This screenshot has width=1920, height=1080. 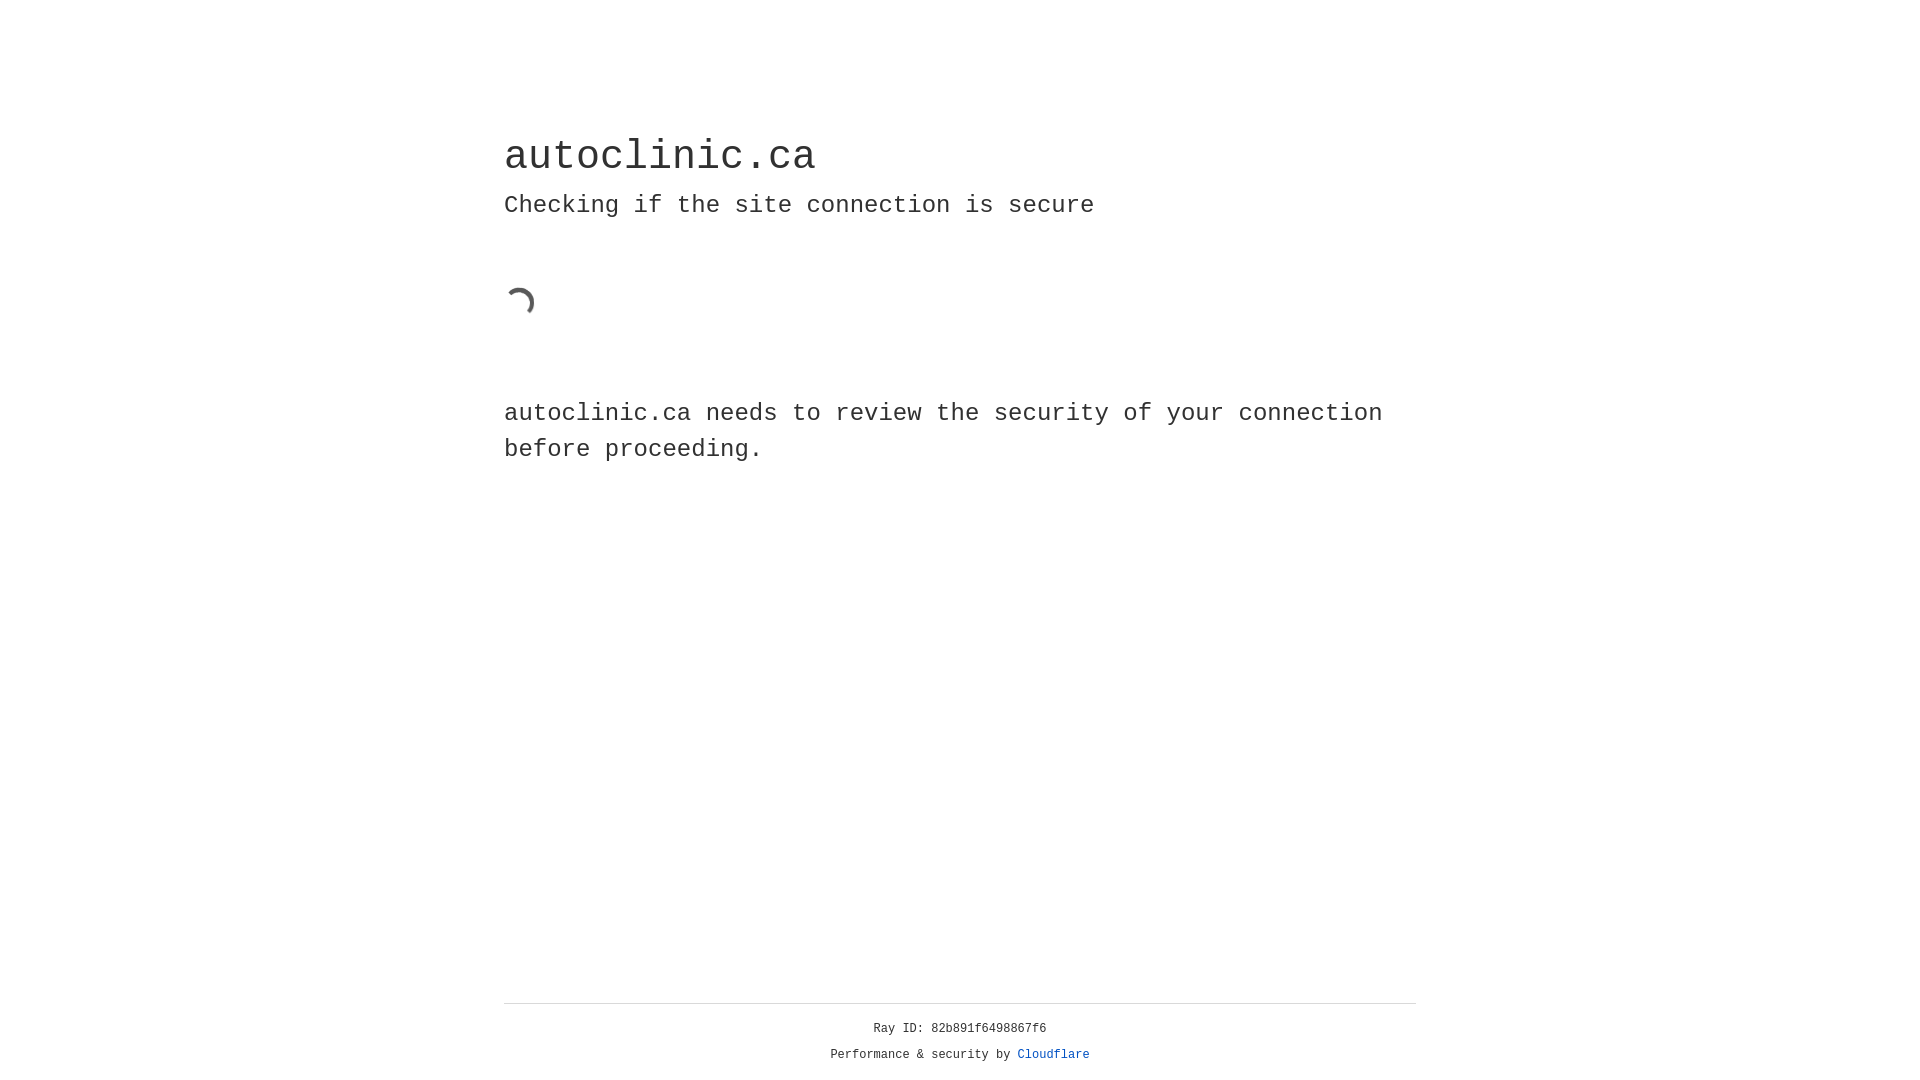 What do you see at coordinates (1053, 1054) in the screenshot?
I see `'Cloudflare'` at bounding box center [1053, 1054].